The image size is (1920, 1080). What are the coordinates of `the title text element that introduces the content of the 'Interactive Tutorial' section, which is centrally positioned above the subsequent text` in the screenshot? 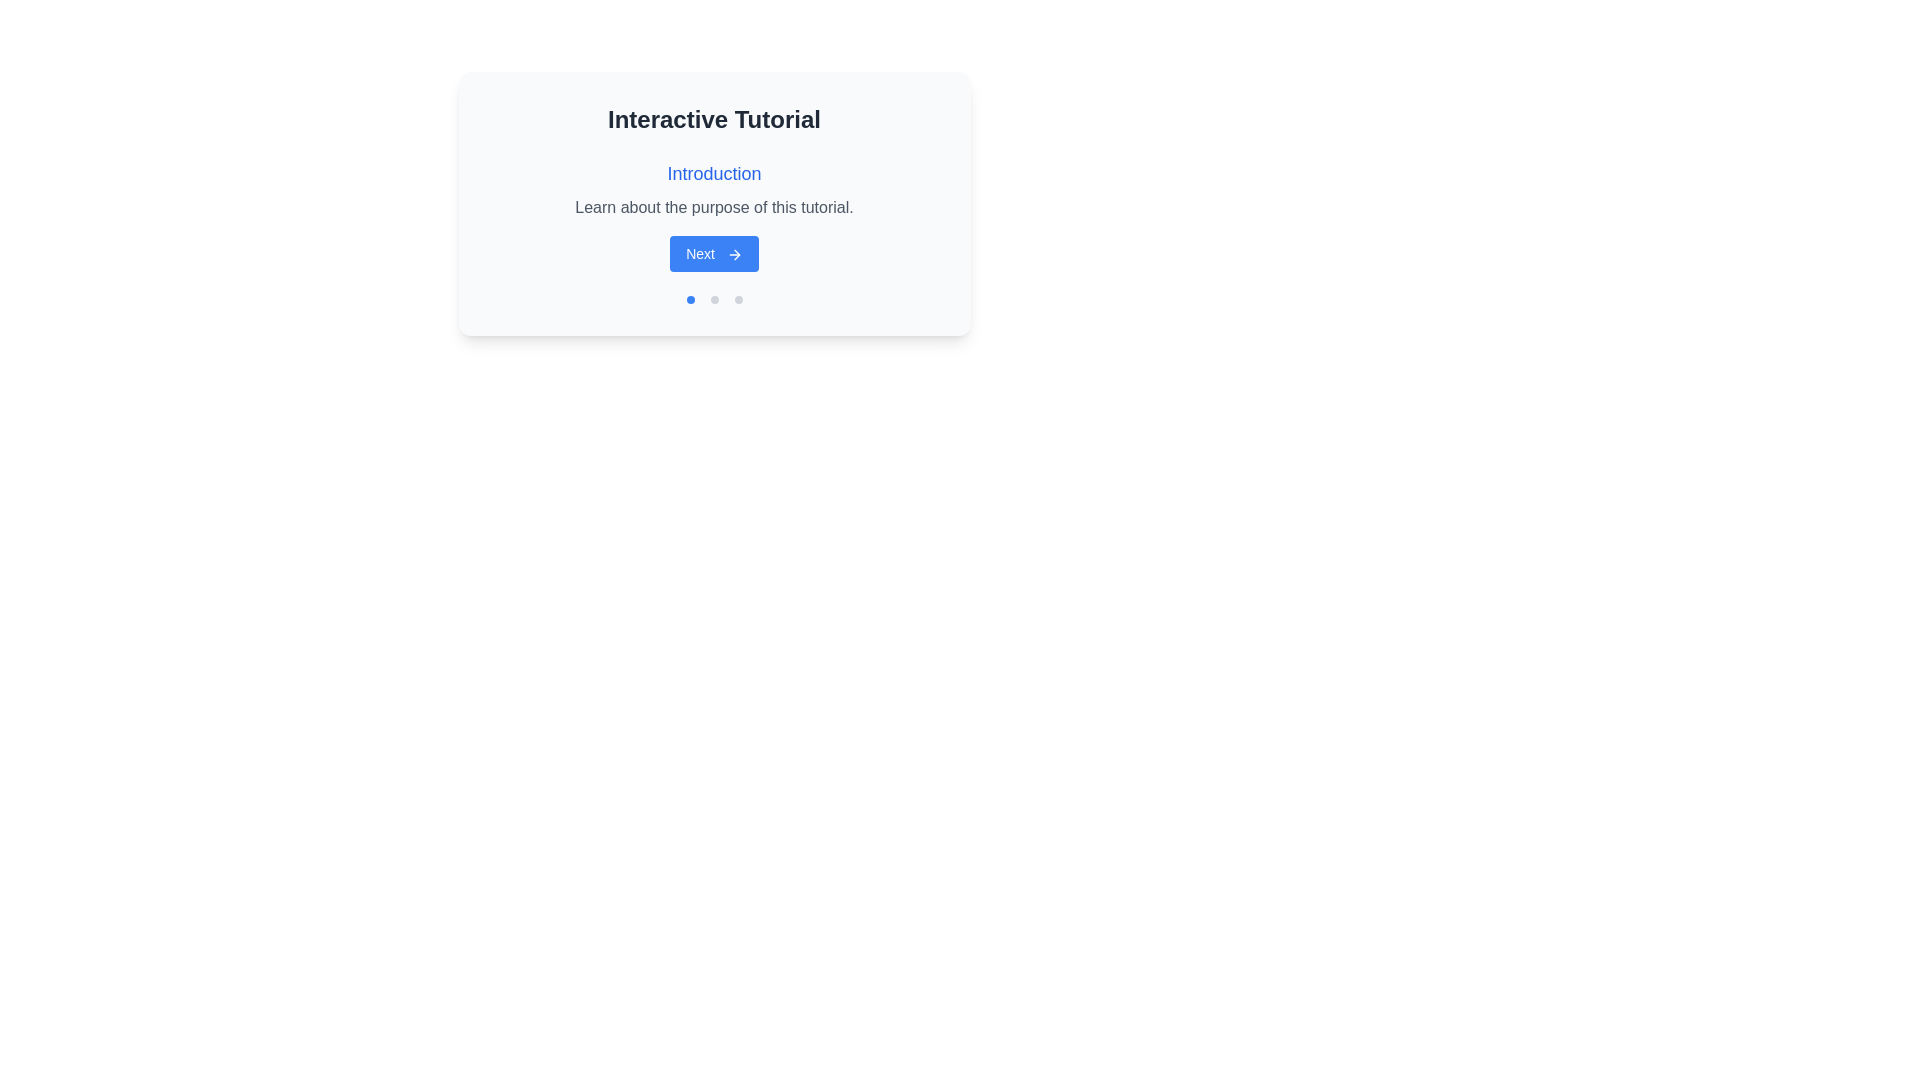 It's located at (714, 172).